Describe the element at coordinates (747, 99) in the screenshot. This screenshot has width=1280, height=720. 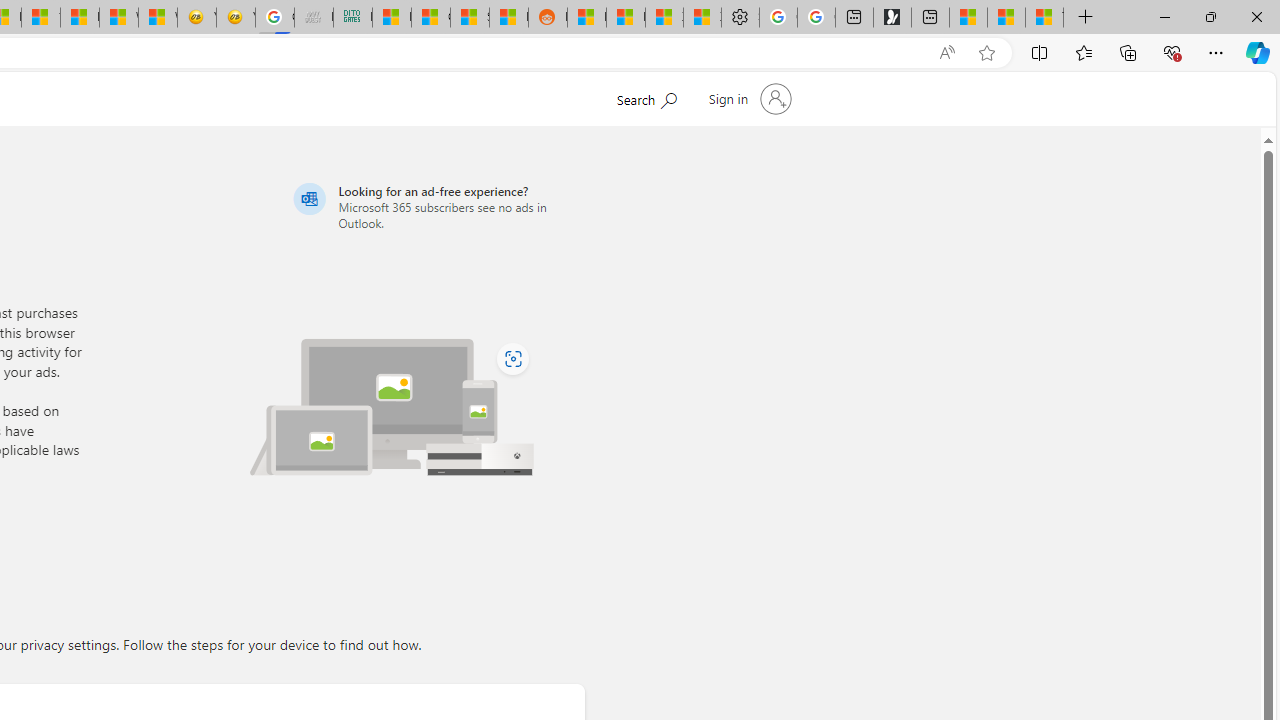
I see `'Sign in to your account'` at that location.